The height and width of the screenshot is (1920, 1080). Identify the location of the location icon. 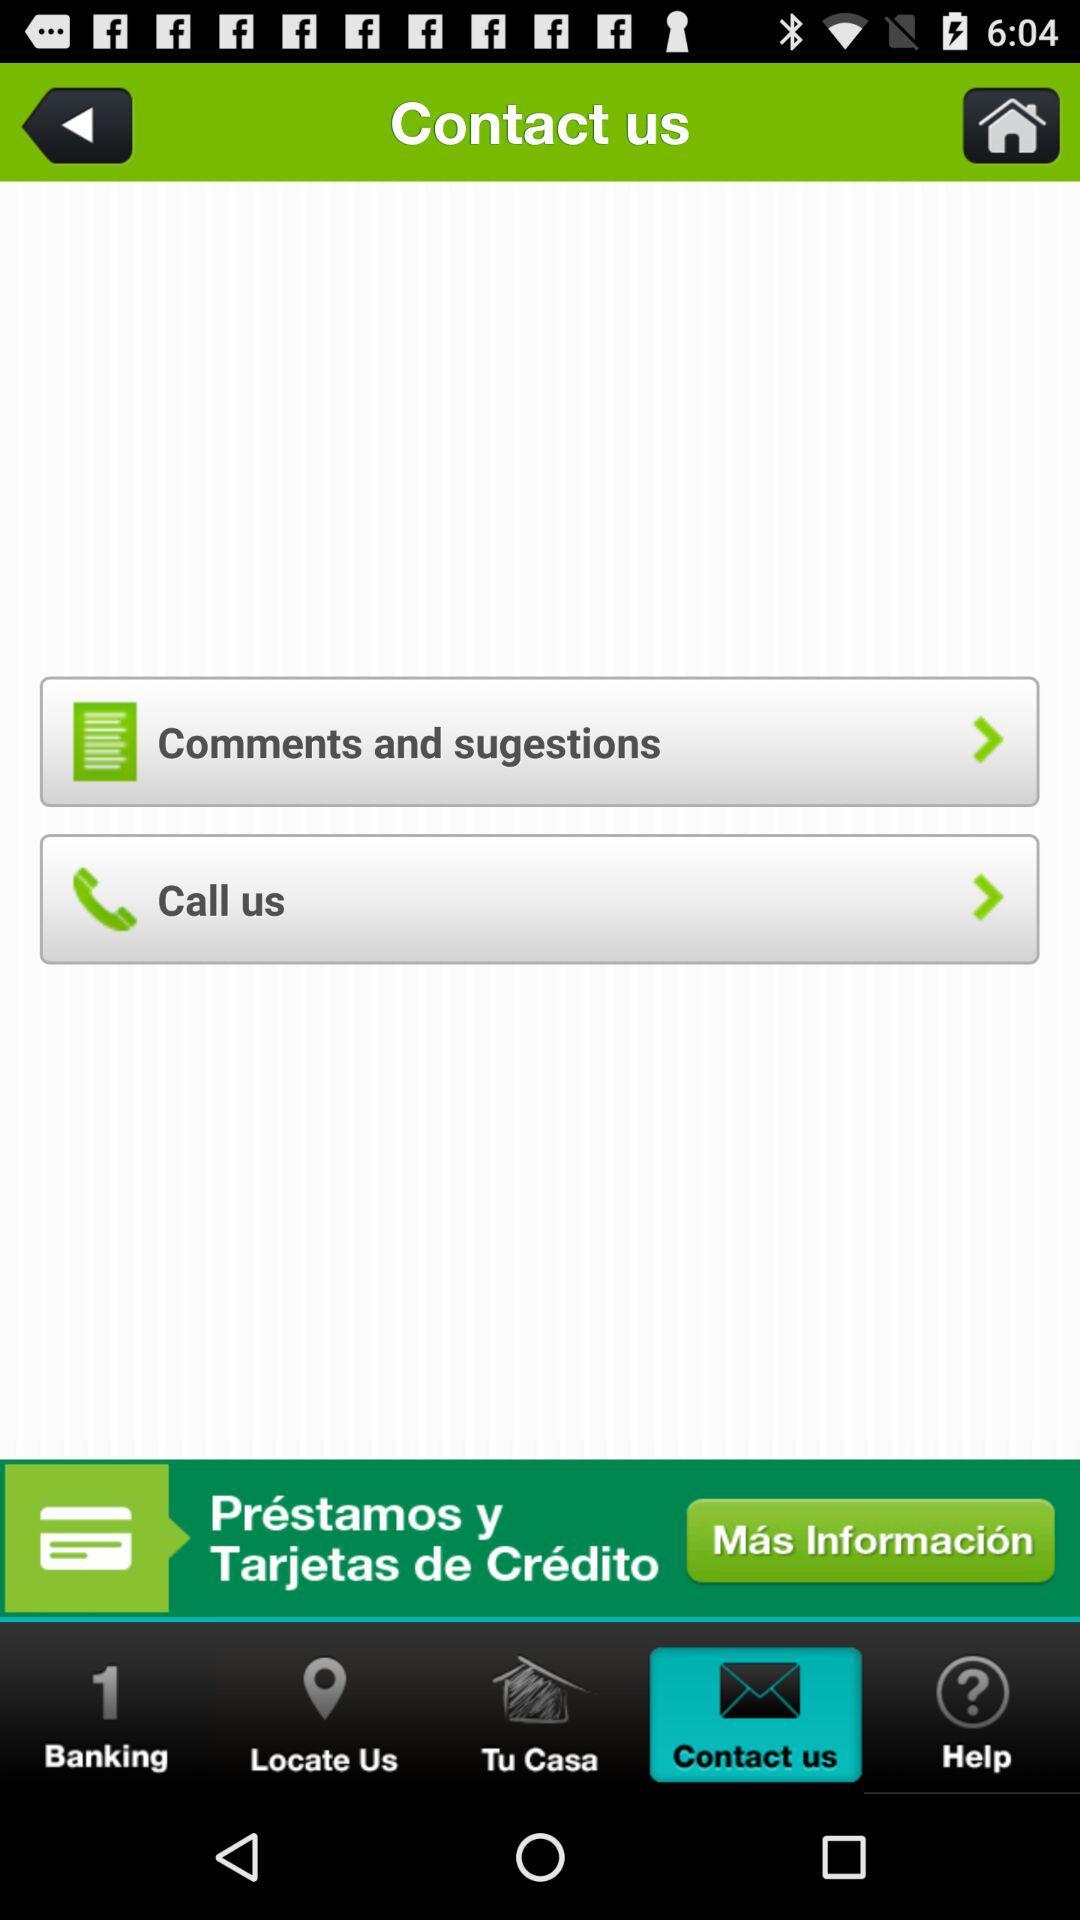
(323, 1828).